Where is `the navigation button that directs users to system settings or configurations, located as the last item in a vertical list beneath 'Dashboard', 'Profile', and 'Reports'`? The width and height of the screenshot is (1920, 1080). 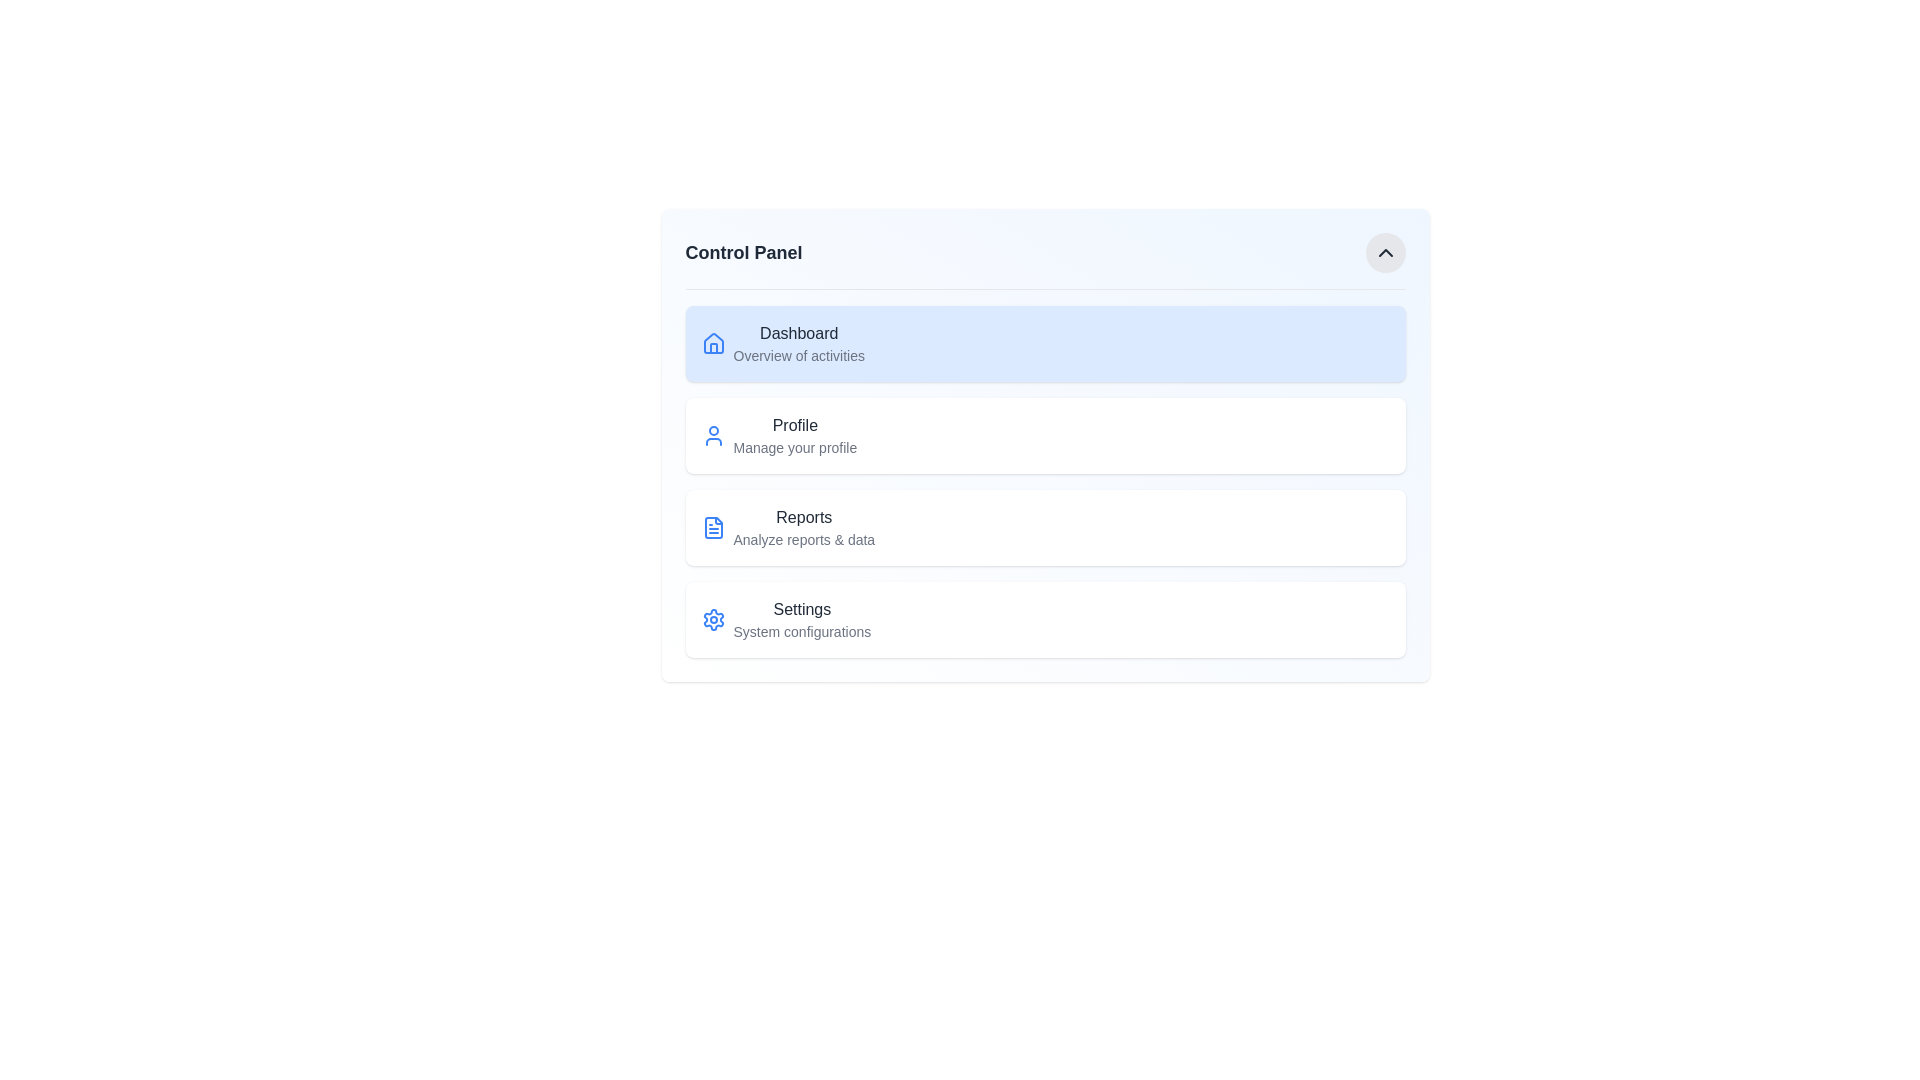 the navigation button that directs users to system settings or configurations, located as the last item in a vertical list beneath 'Dashboard', 'Profile', and 'Reports' is located at coordinates (1044, 619).